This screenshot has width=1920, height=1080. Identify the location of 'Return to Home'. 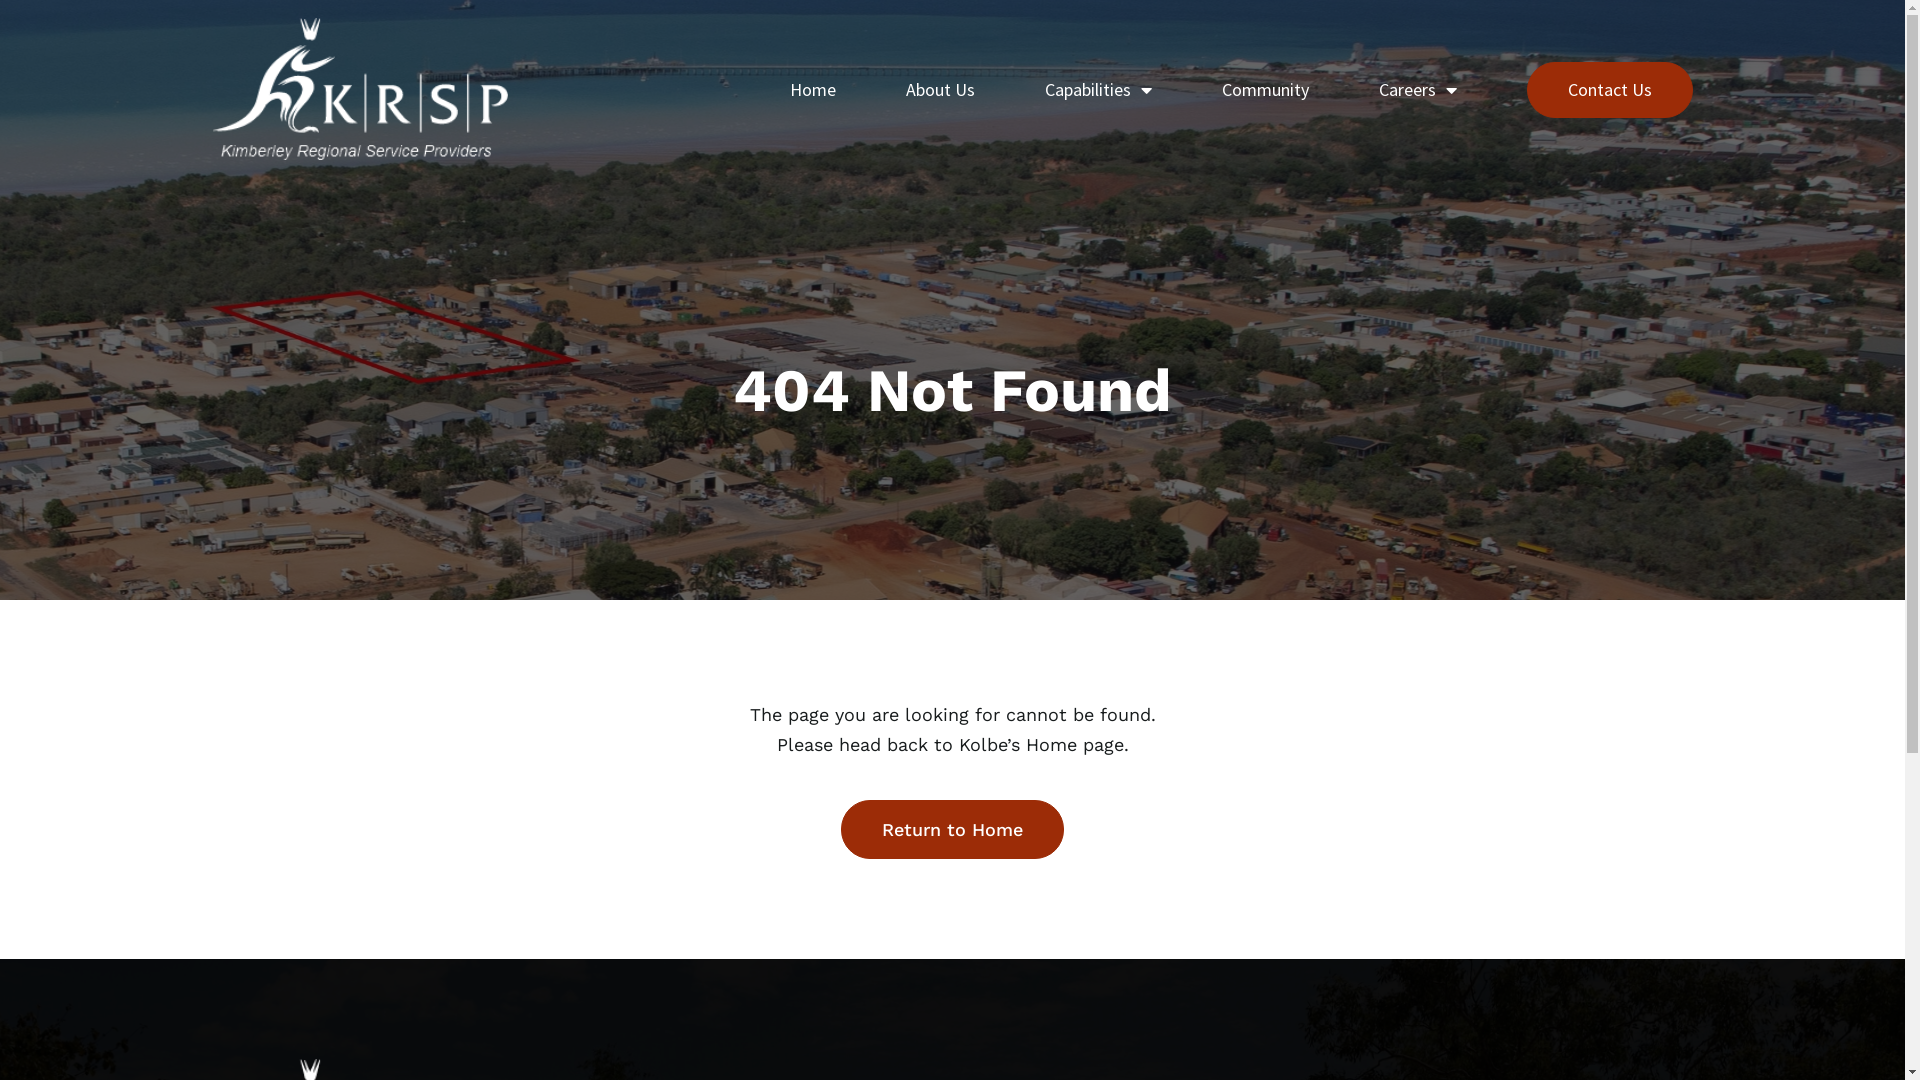
(951, 829).